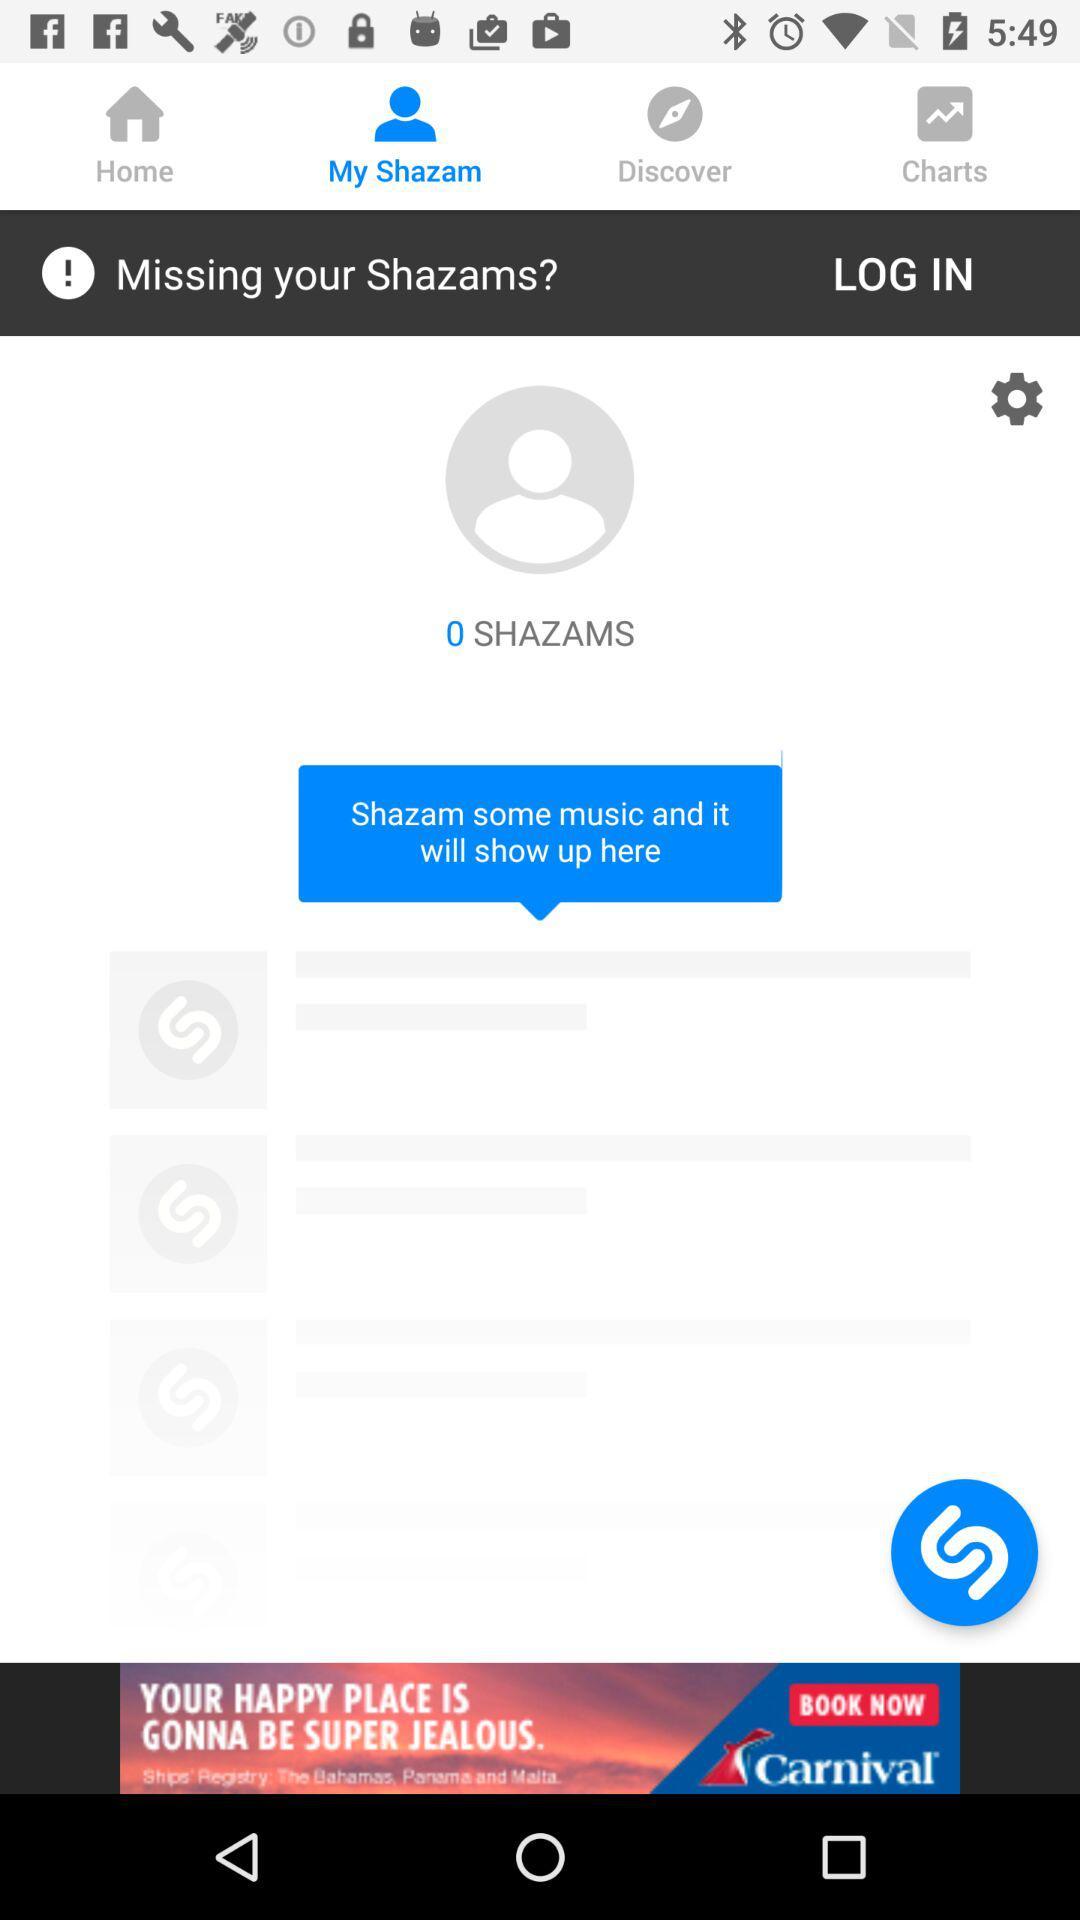  What do you see at coordinates (1017, 398) in the screenshot?
I see `open settings` at bounding box center [1017, 398].